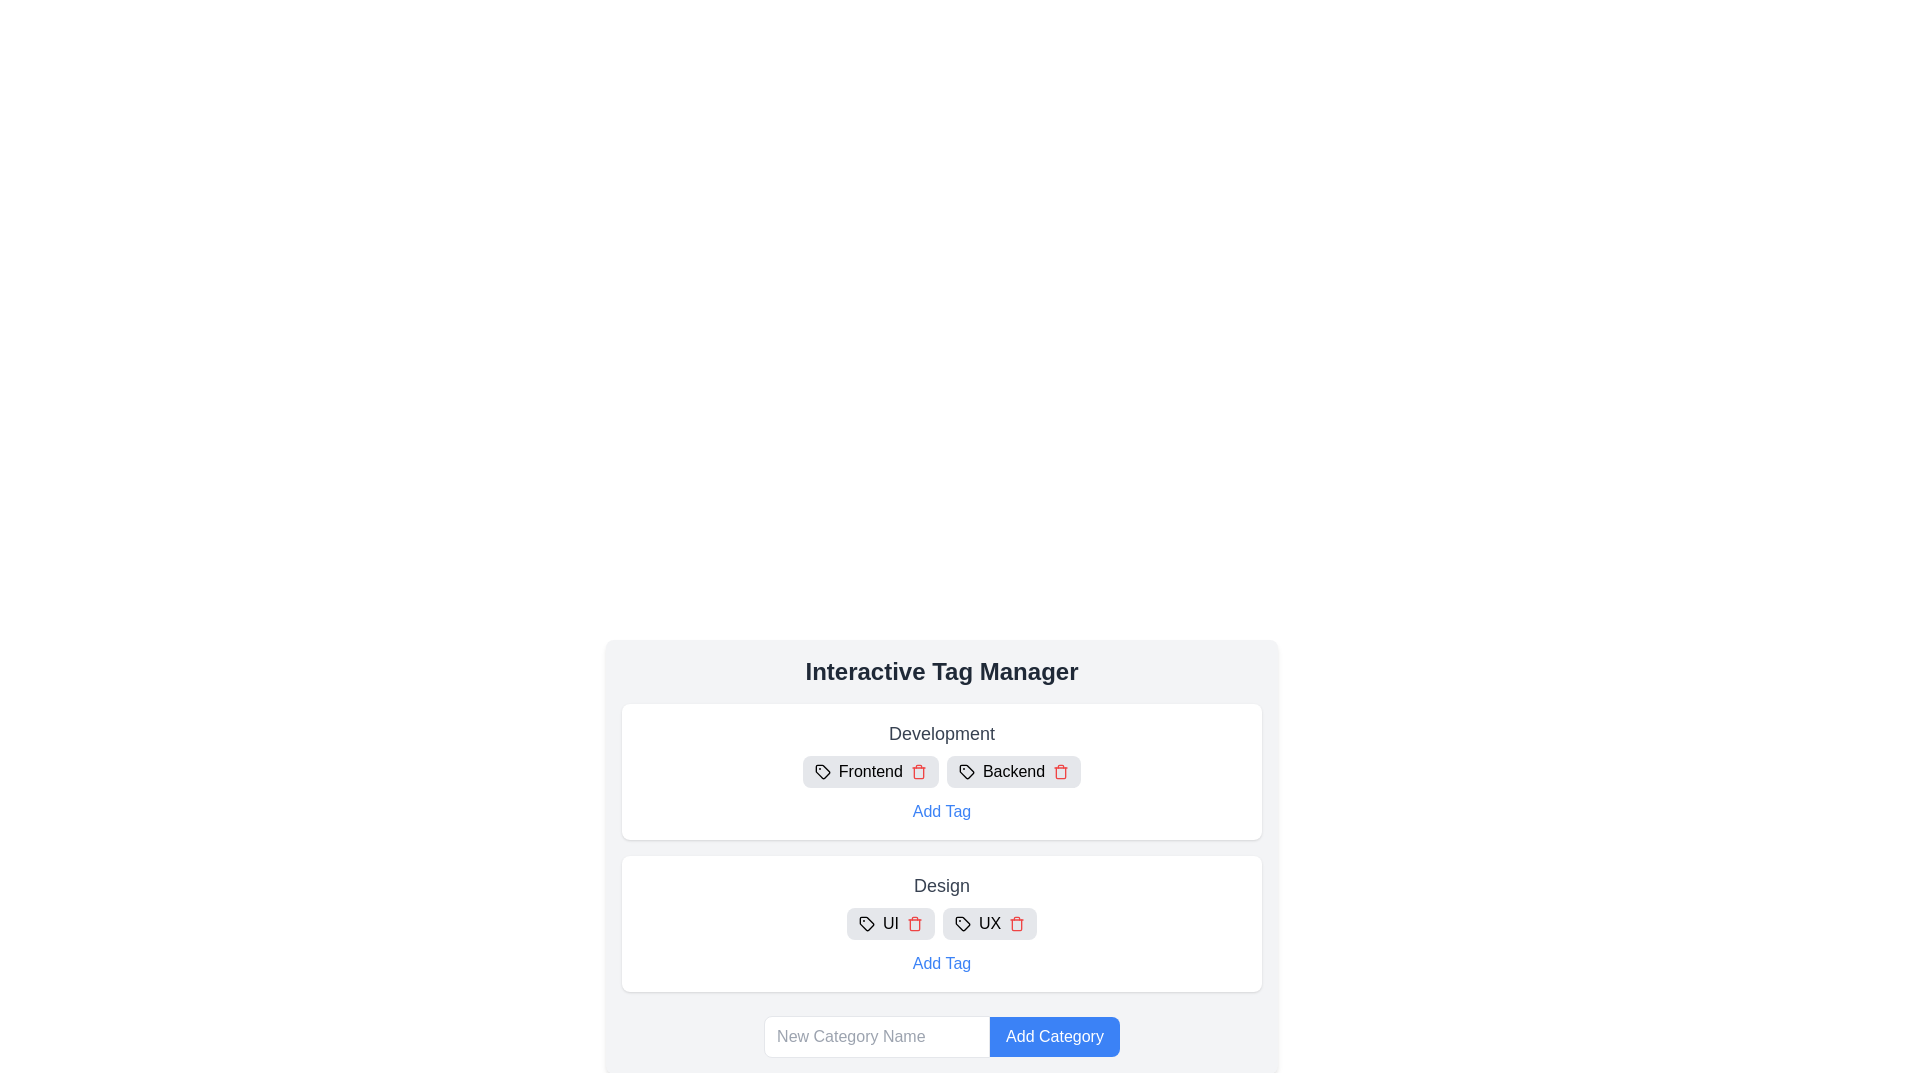  I want to click on the 'Add Category' button located within the 'Design' section of the Interactive Tag Manager card, so click(940, 855).